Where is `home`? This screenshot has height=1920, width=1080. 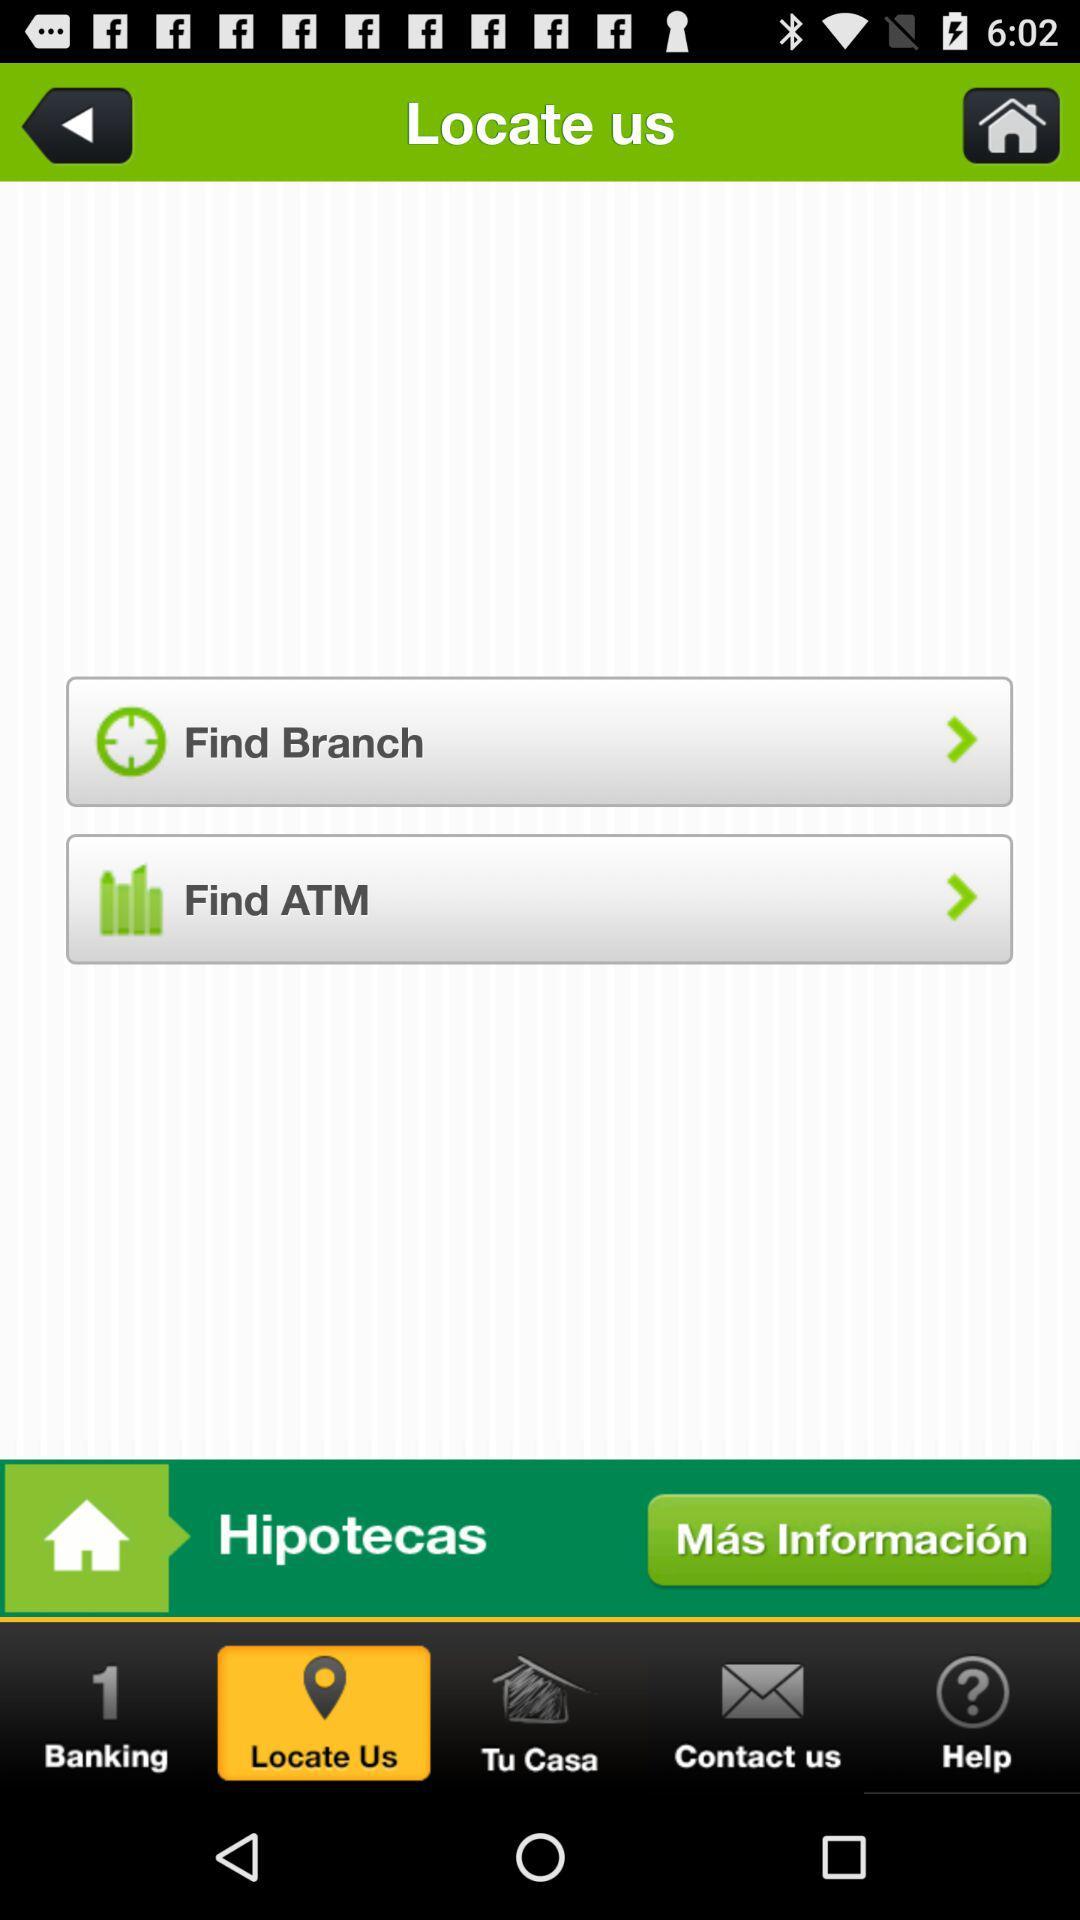
home is located at coordinates (540, 1537).